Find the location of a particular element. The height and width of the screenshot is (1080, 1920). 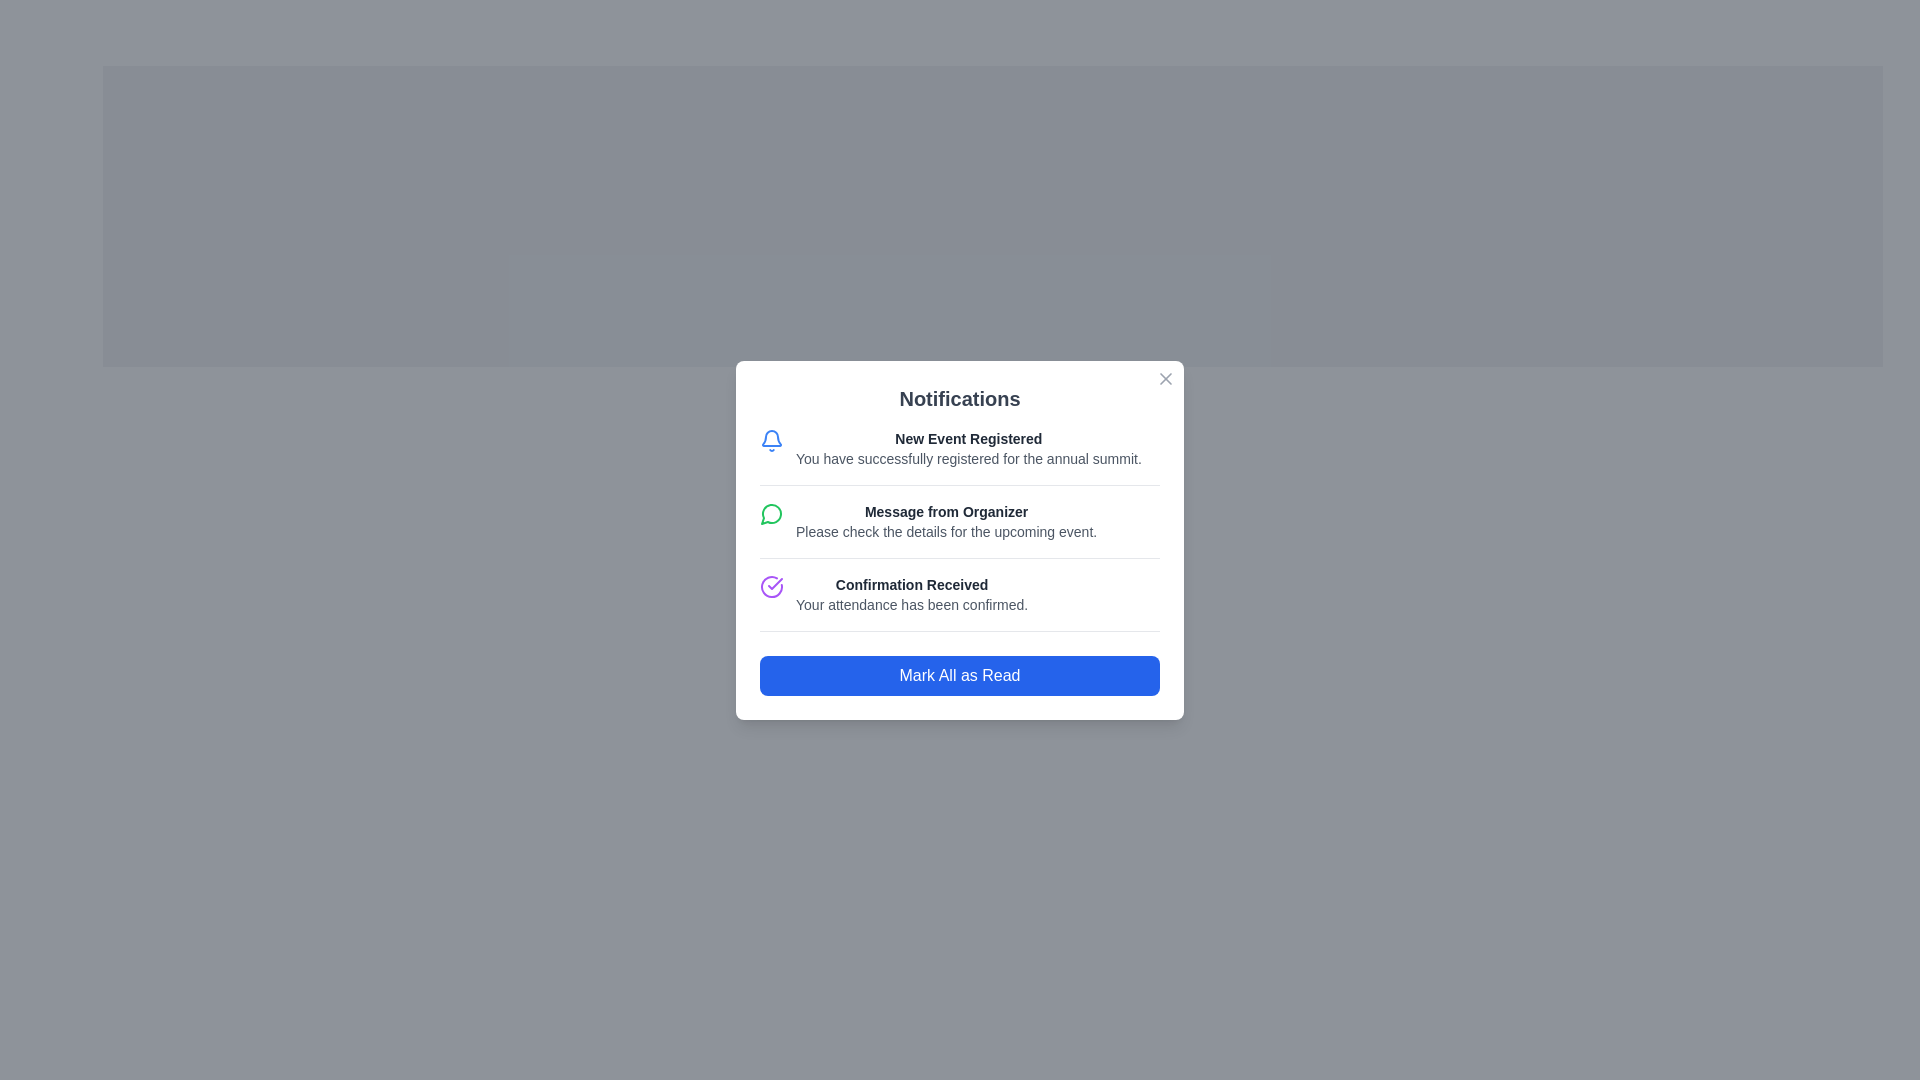

the small 'X' icon located in the top-right corner of the notification dialog, next to the title 'Notifications' is located at coordinates (1166, 378).